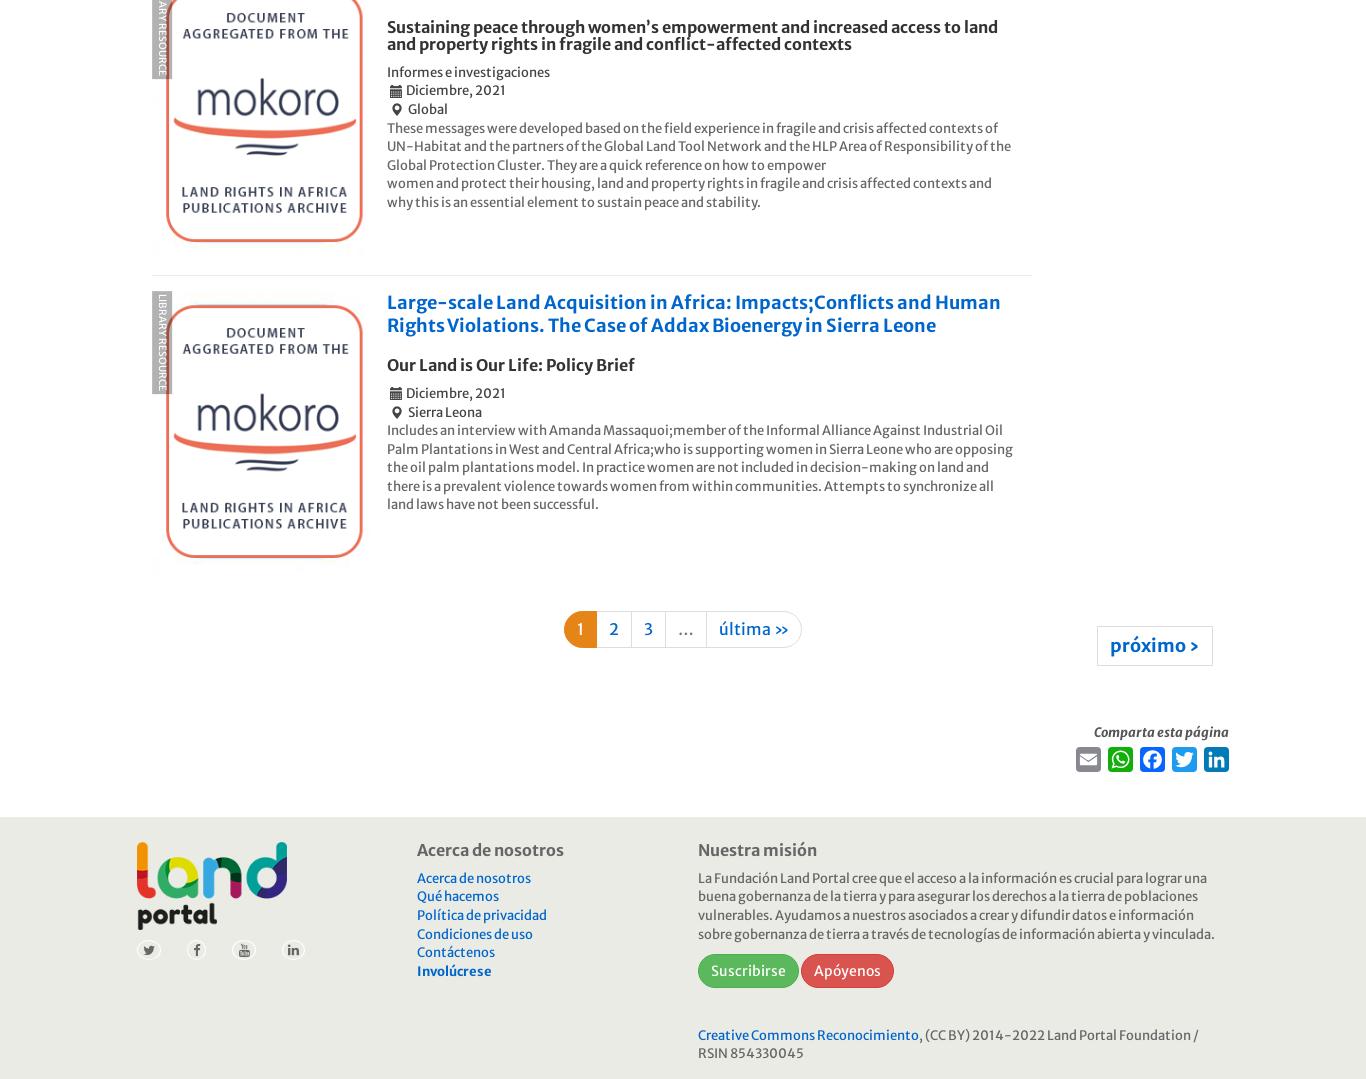 This screenshot has width=1366, height=1079. I want to click on 'Contáctenos', so click(416, 952).